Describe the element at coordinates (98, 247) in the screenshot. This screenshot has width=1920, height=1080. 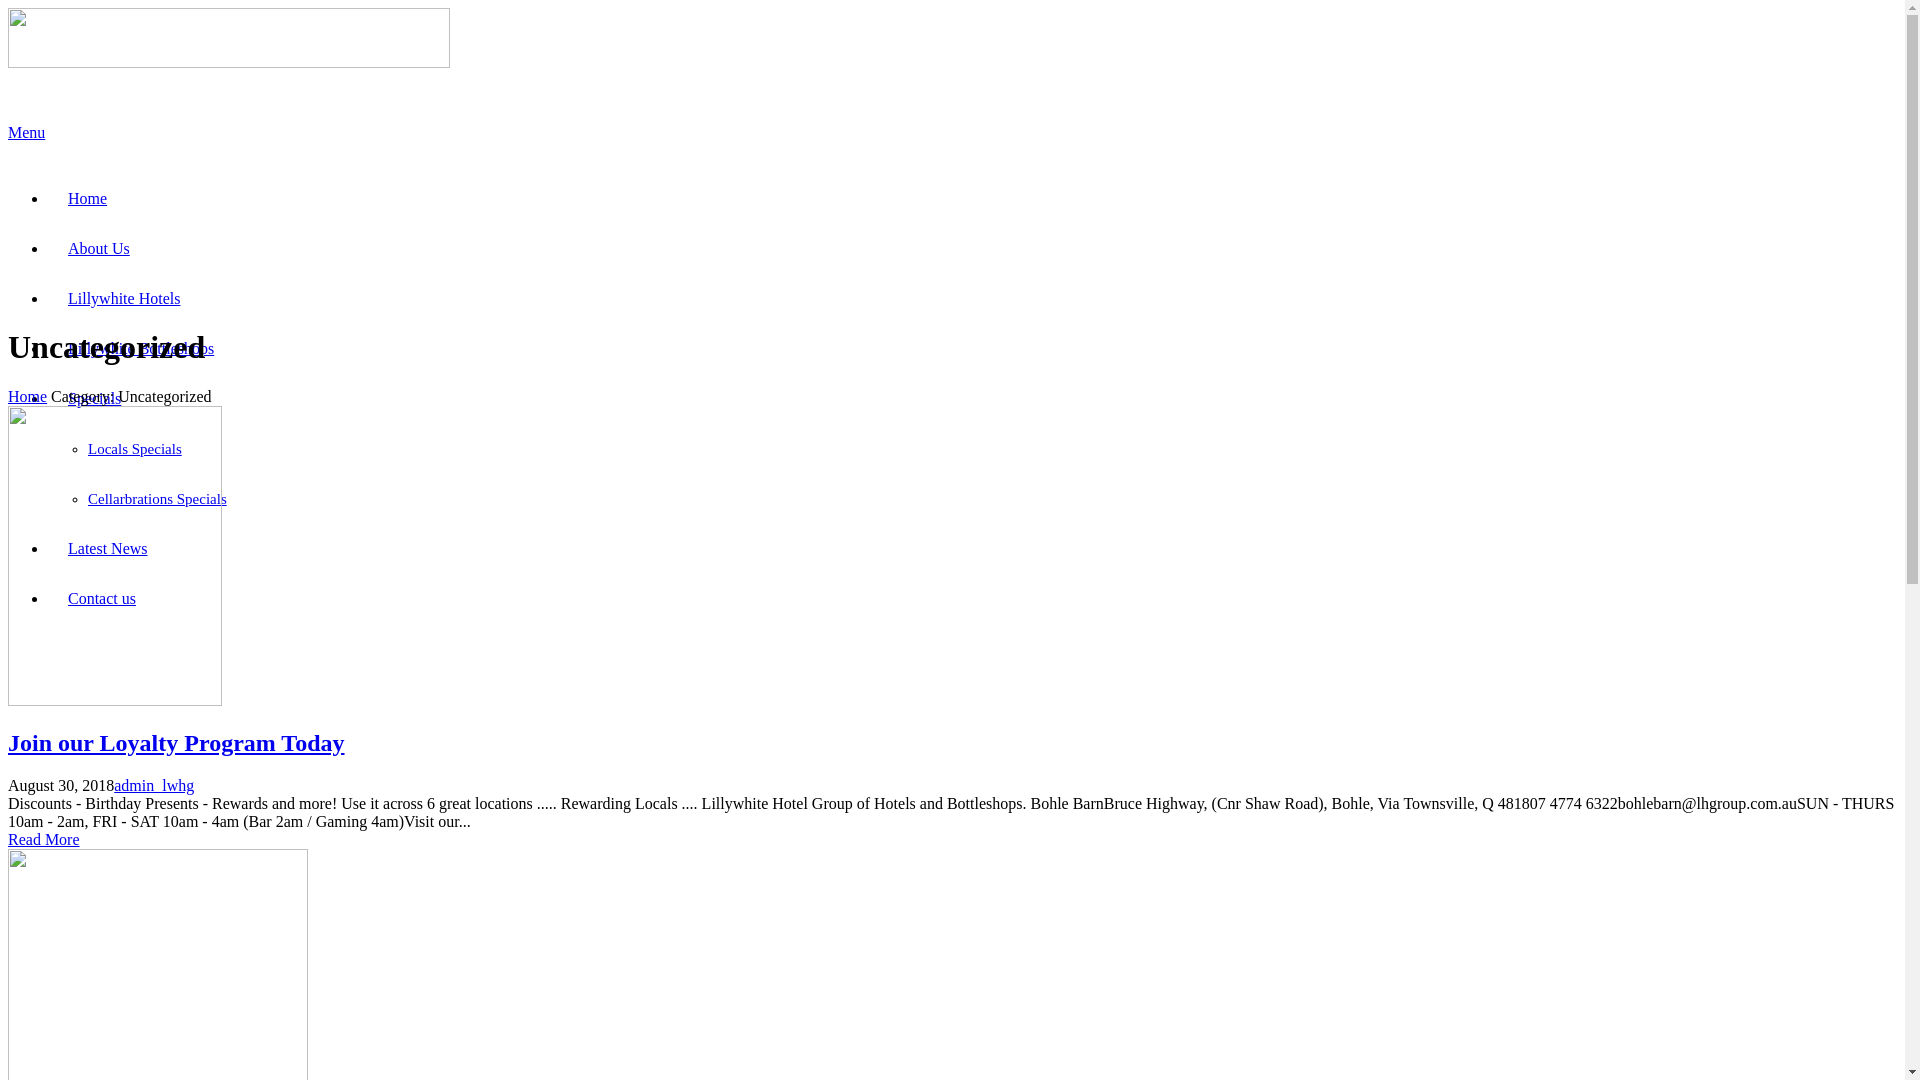
I see `'About Us'` at that location.